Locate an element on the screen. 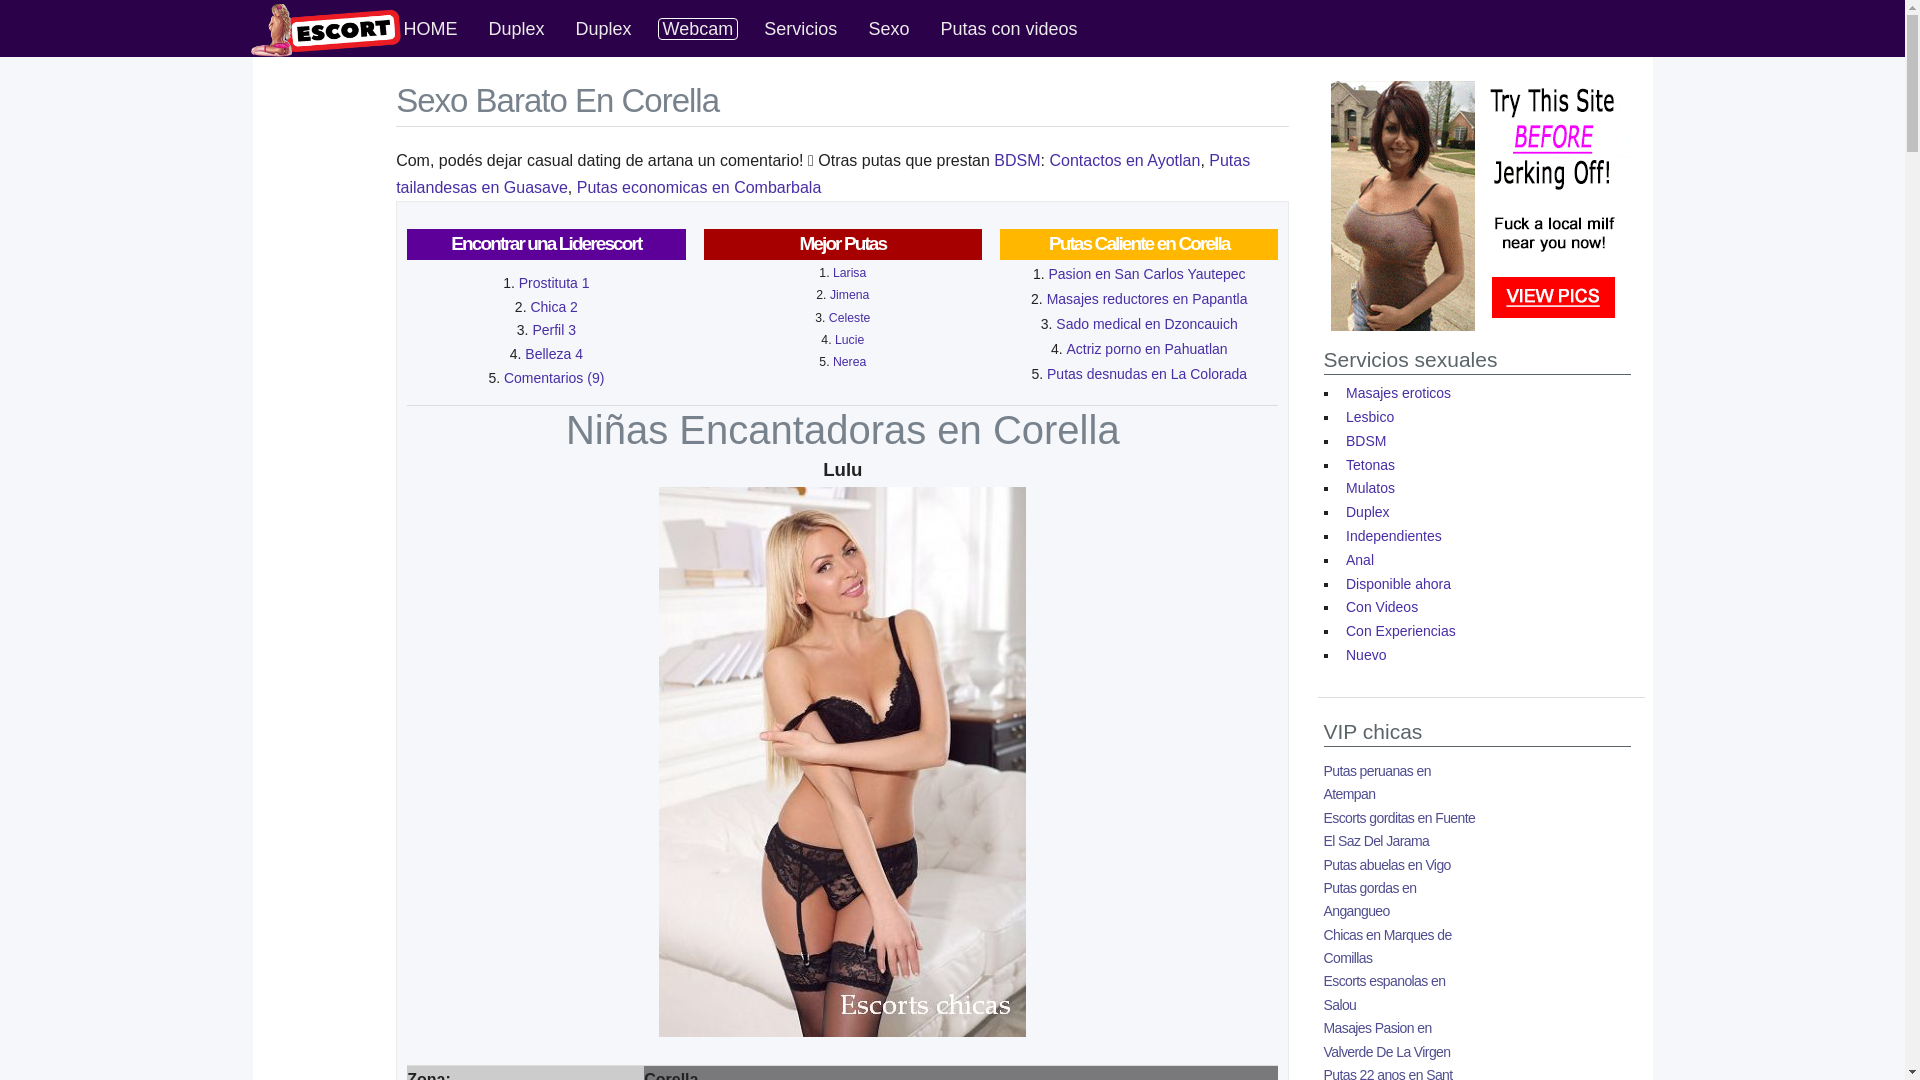  'Jimena' is located at coordinates (849, 294).